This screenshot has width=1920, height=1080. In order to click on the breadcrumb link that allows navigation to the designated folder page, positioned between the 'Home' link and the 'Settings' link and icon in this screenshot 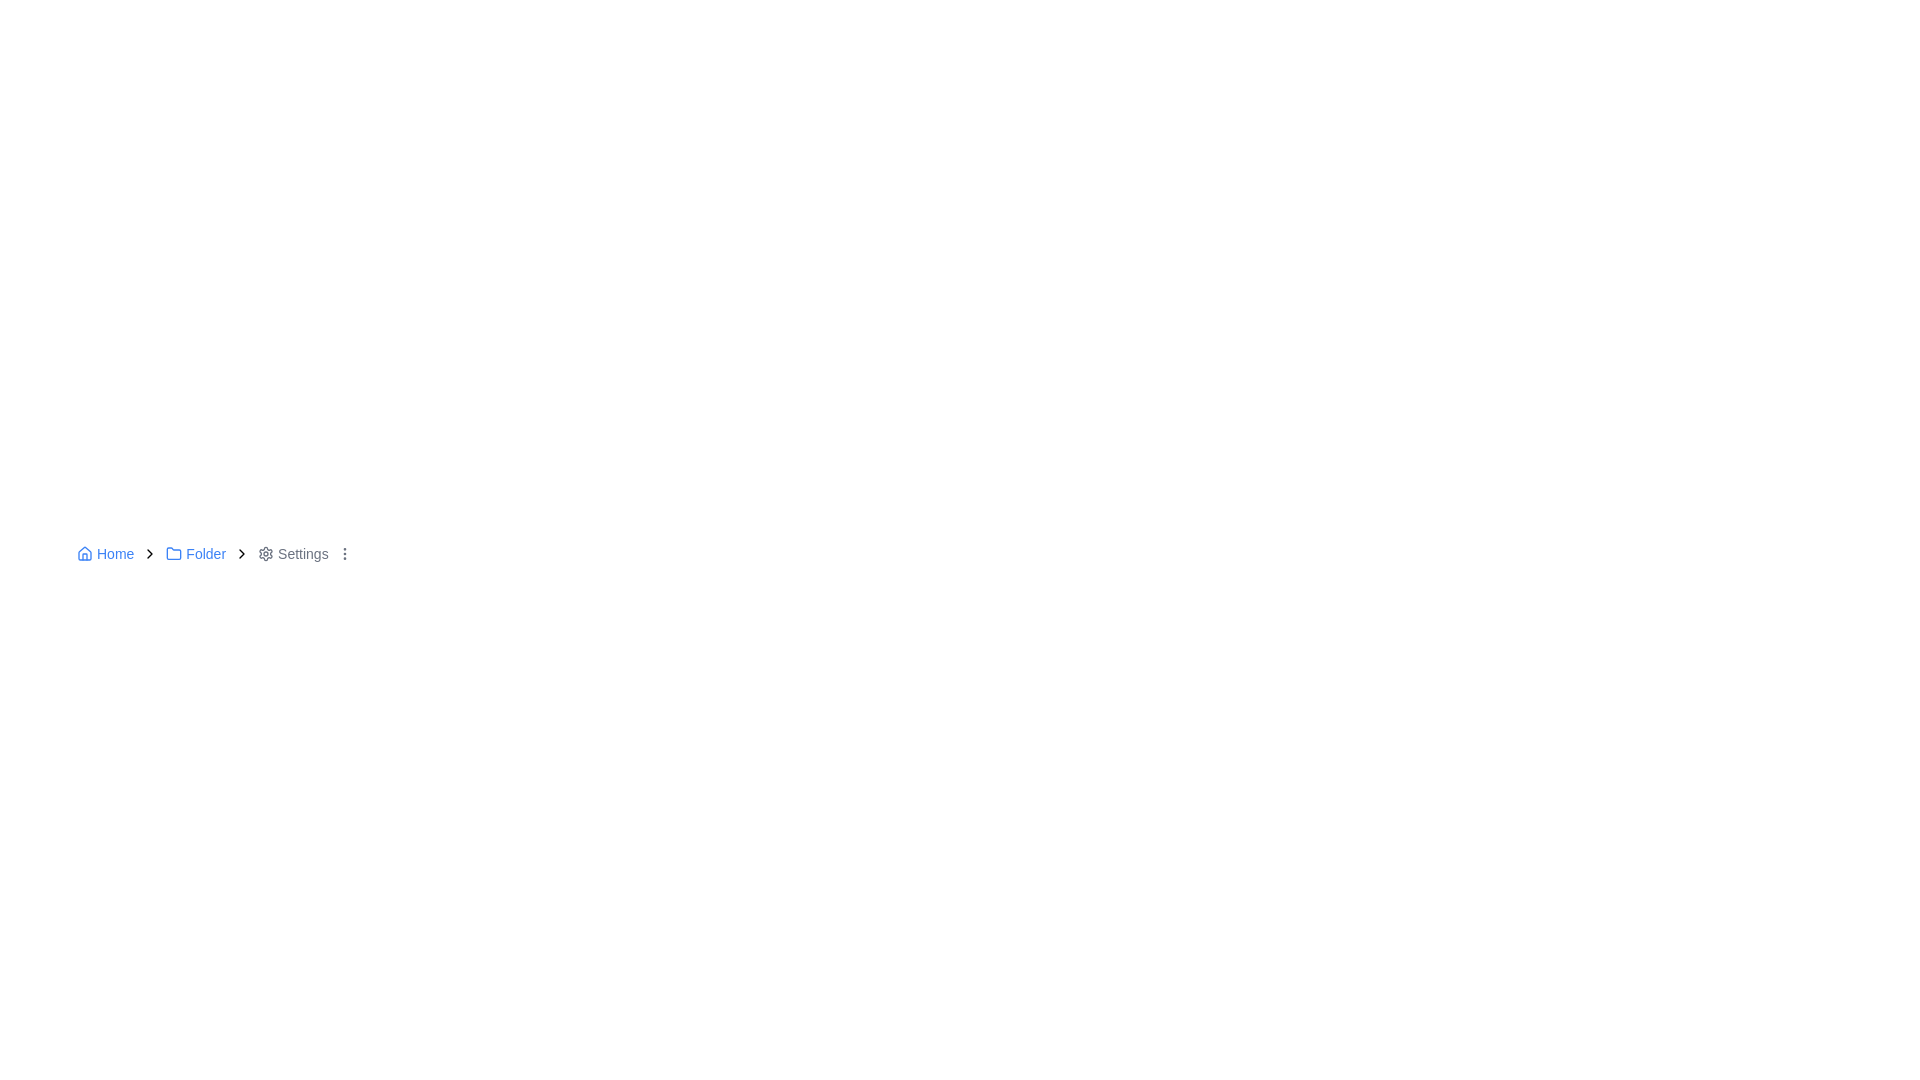, I will do `click(196, 554)`.